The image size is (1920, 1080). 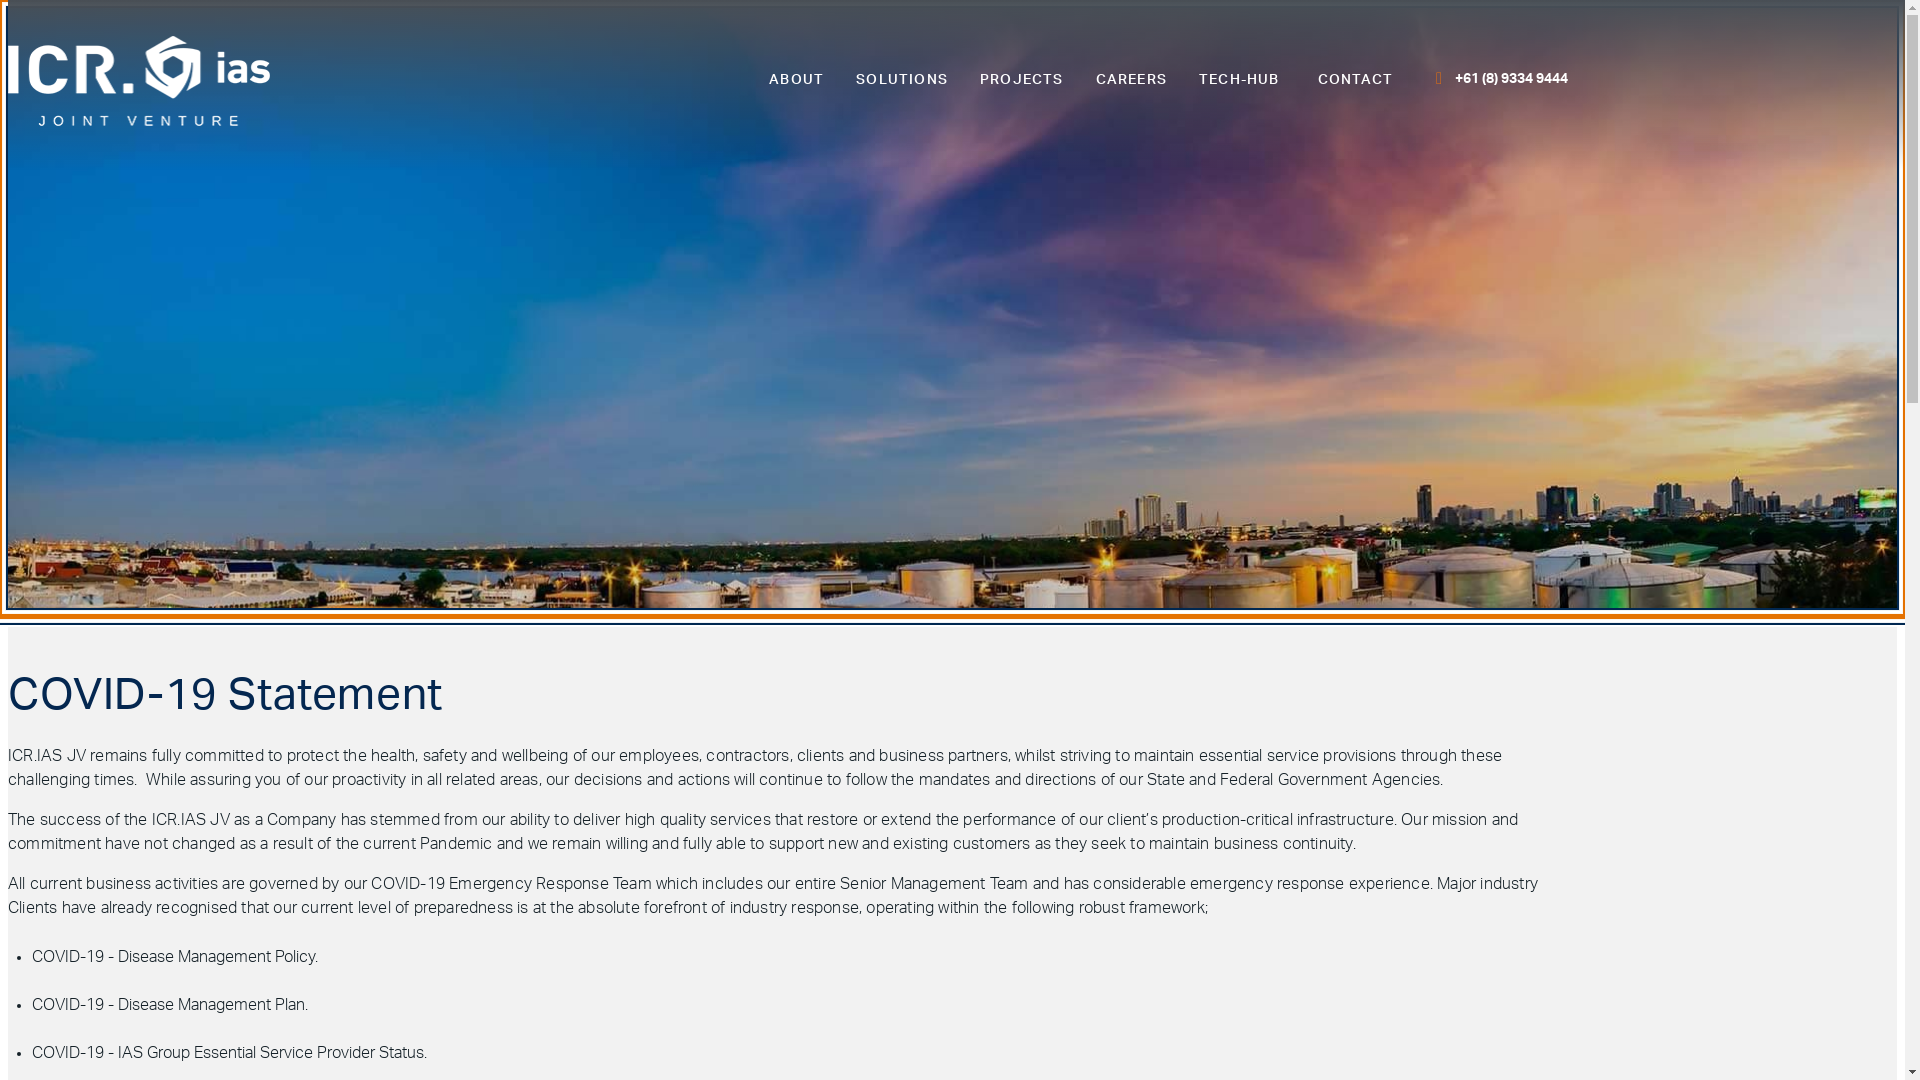 What do you see at coordinates (901, 79) in the screenshot?
I see `'SOLUTIONS'` at bounding box center [901, 79].